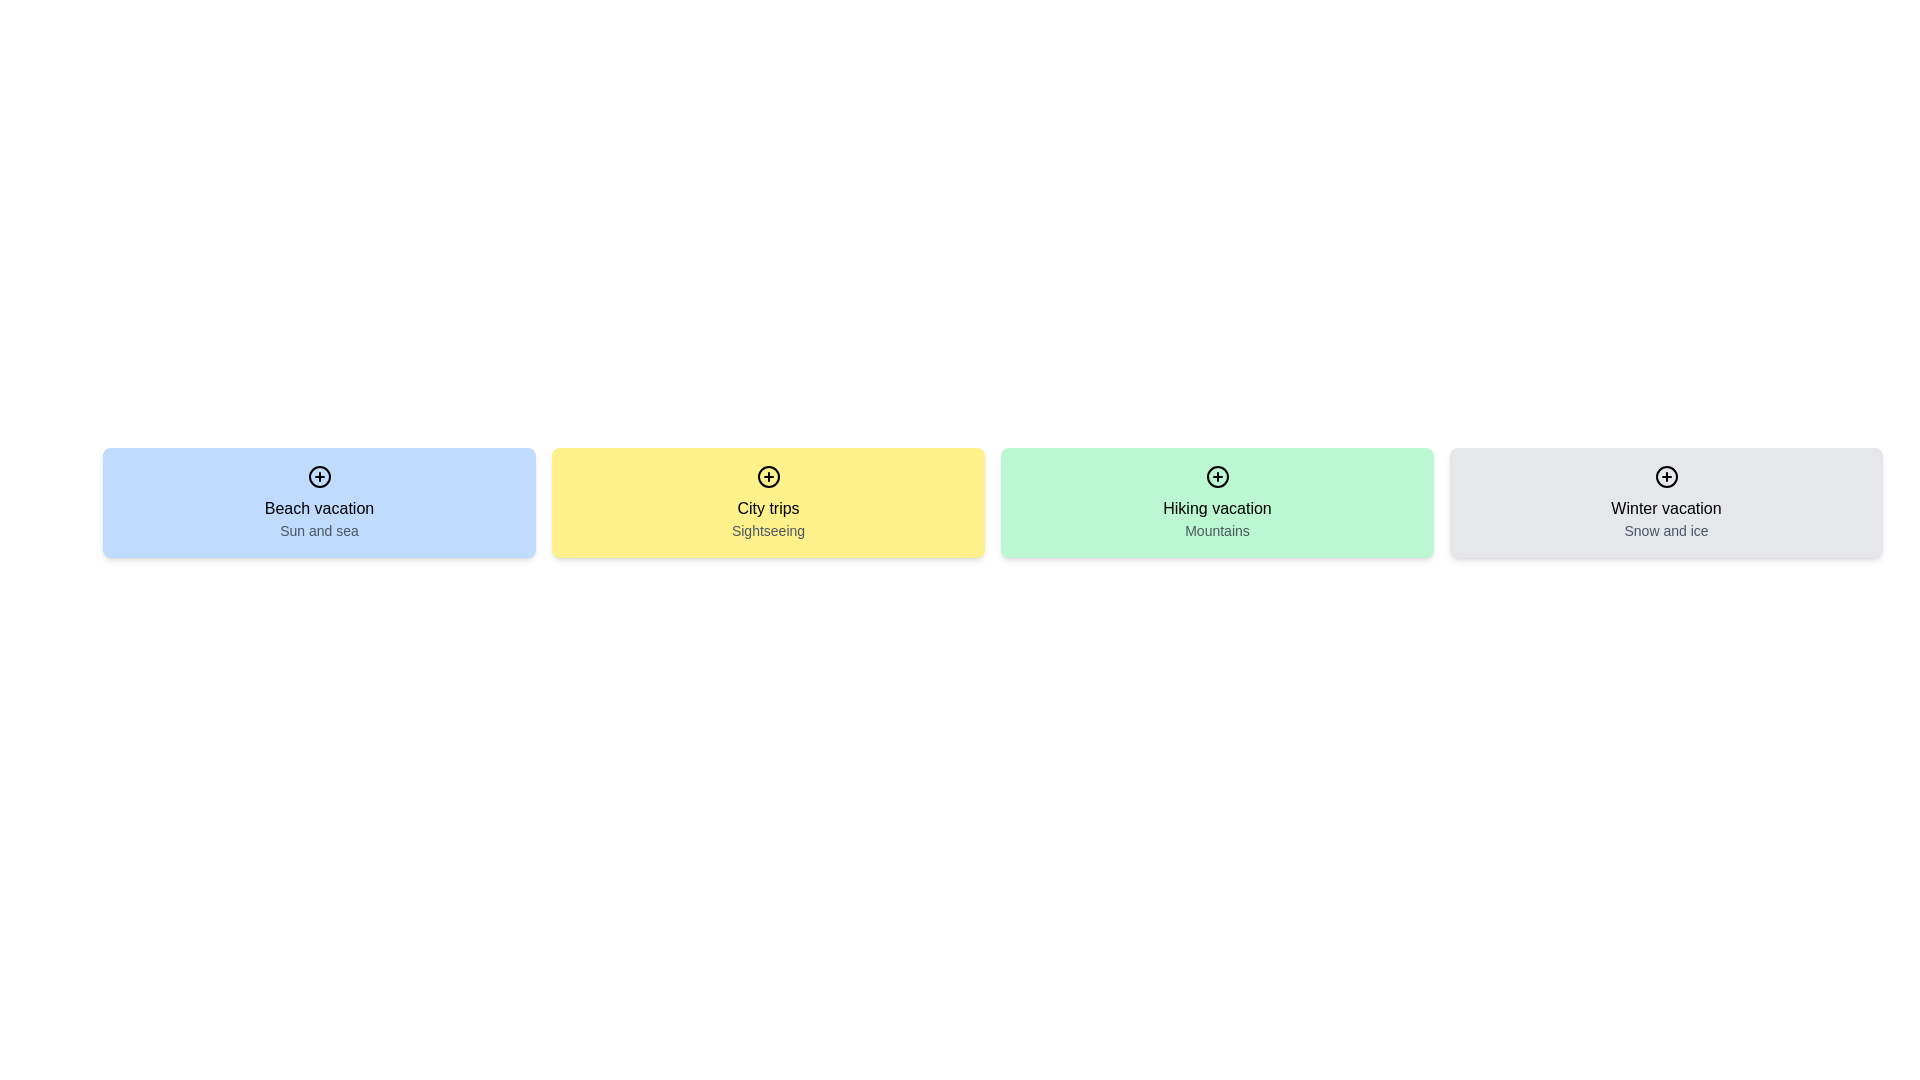  Describe the element at coordinates (1216, 530) in the screenshot. I see `the Text Label displaying 'Mountains' in gray color, located within the 'Hiking vacation' card section` at that location.